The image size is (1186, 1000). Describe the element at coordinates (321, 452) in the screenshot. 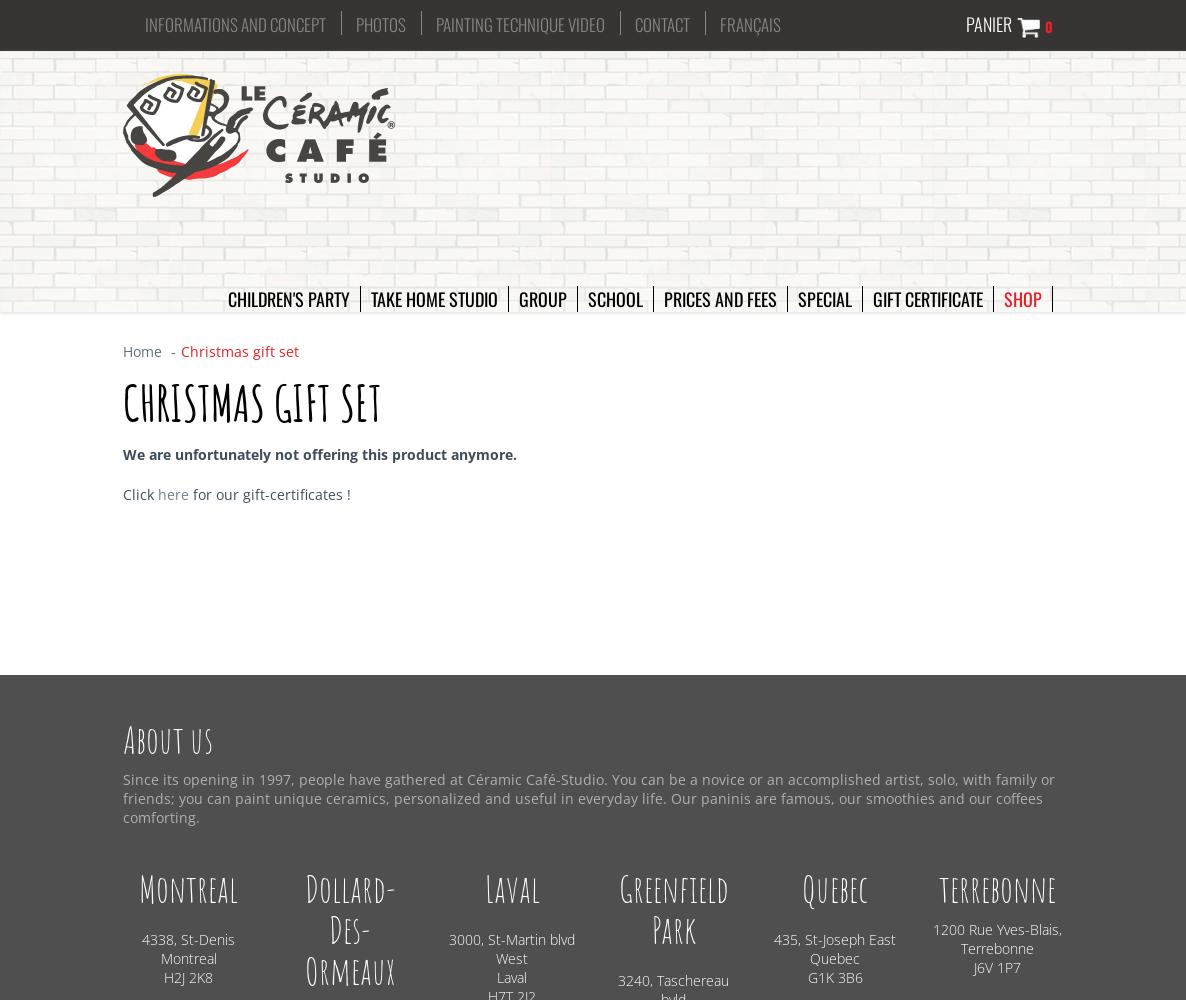

I see `'We are unfortunately not offering this product anymore.'` at that location.